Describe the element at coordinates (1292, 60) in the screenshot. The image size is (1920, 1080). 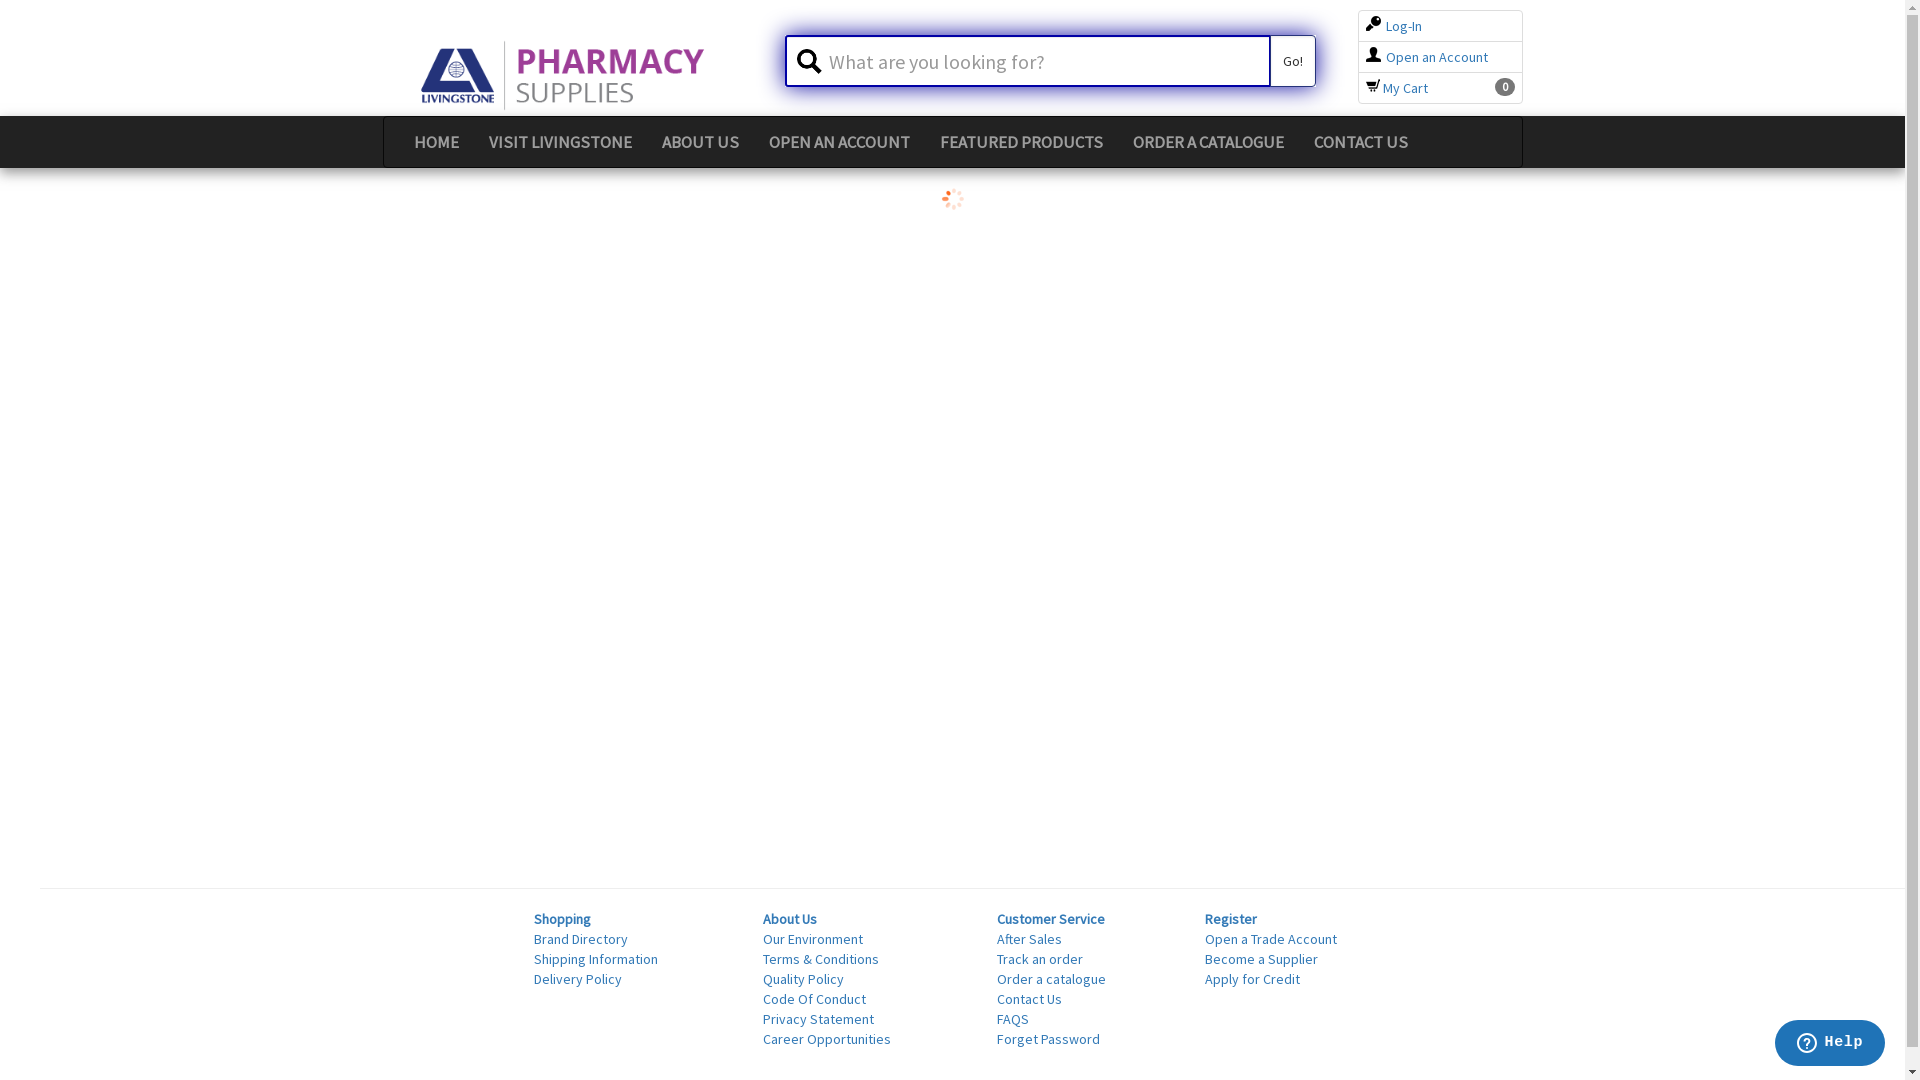
I see `'Go!'` at that location.